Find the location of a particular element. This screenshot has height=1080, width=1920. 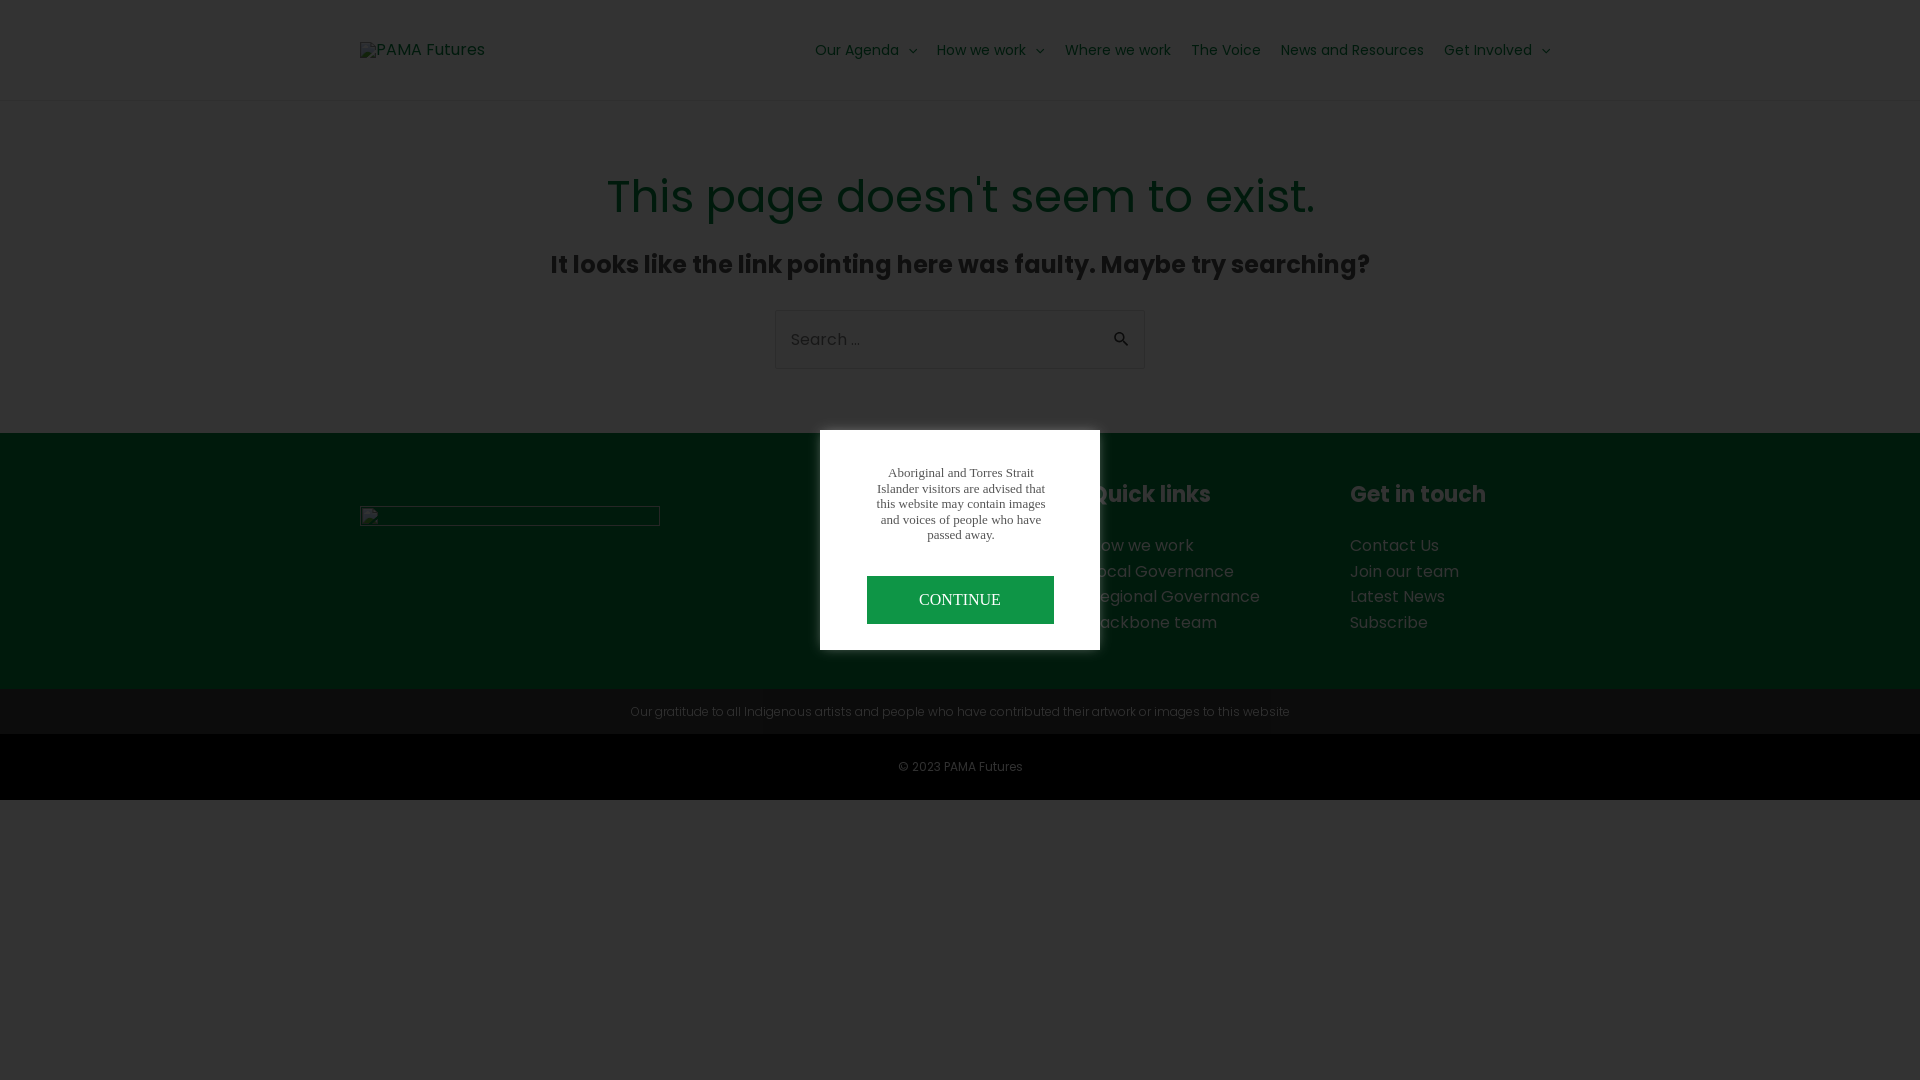

'Latest News' is located at coordinates (1396, 595).